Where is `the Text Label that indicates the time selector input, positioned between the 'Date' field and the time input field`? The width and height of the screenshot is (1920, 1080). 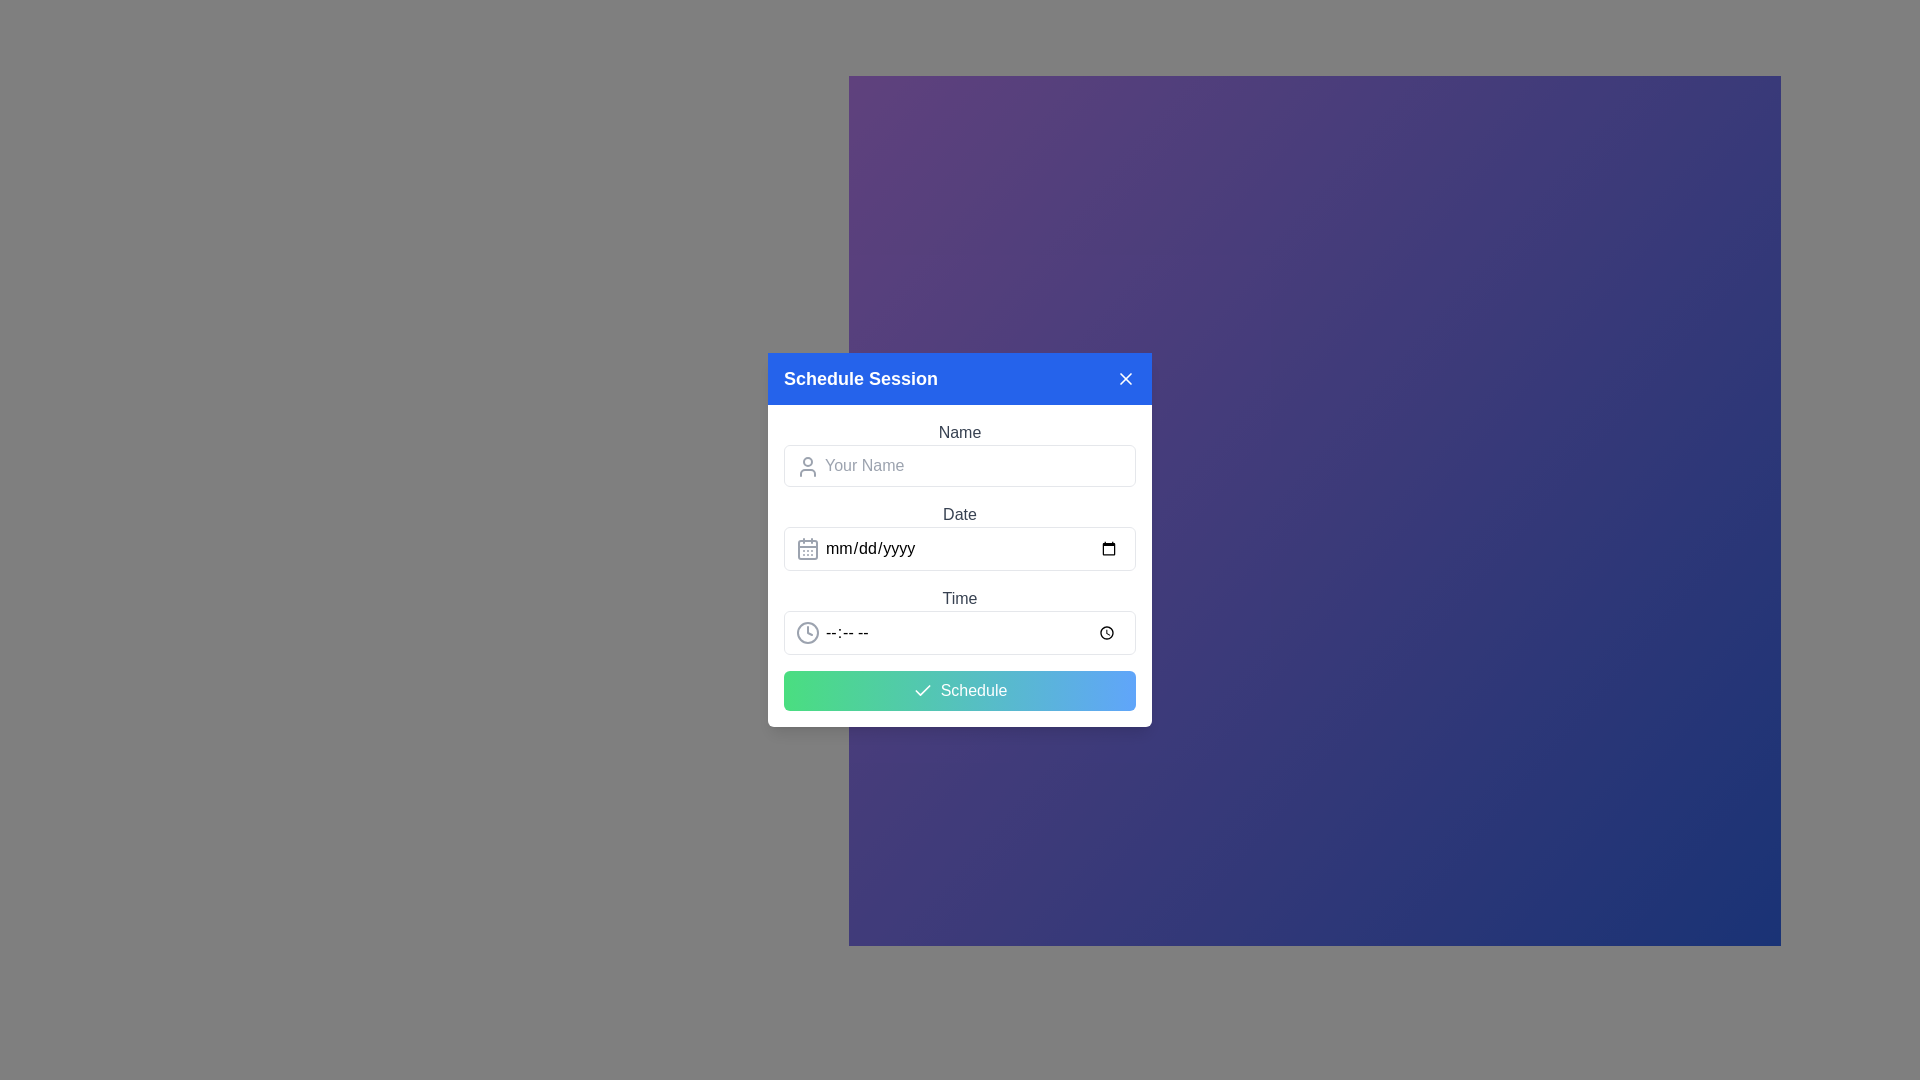
the Text Label that indicates the time selector input, positioned between the 'Date' field and the time input field is located at coordinates (960, 597).